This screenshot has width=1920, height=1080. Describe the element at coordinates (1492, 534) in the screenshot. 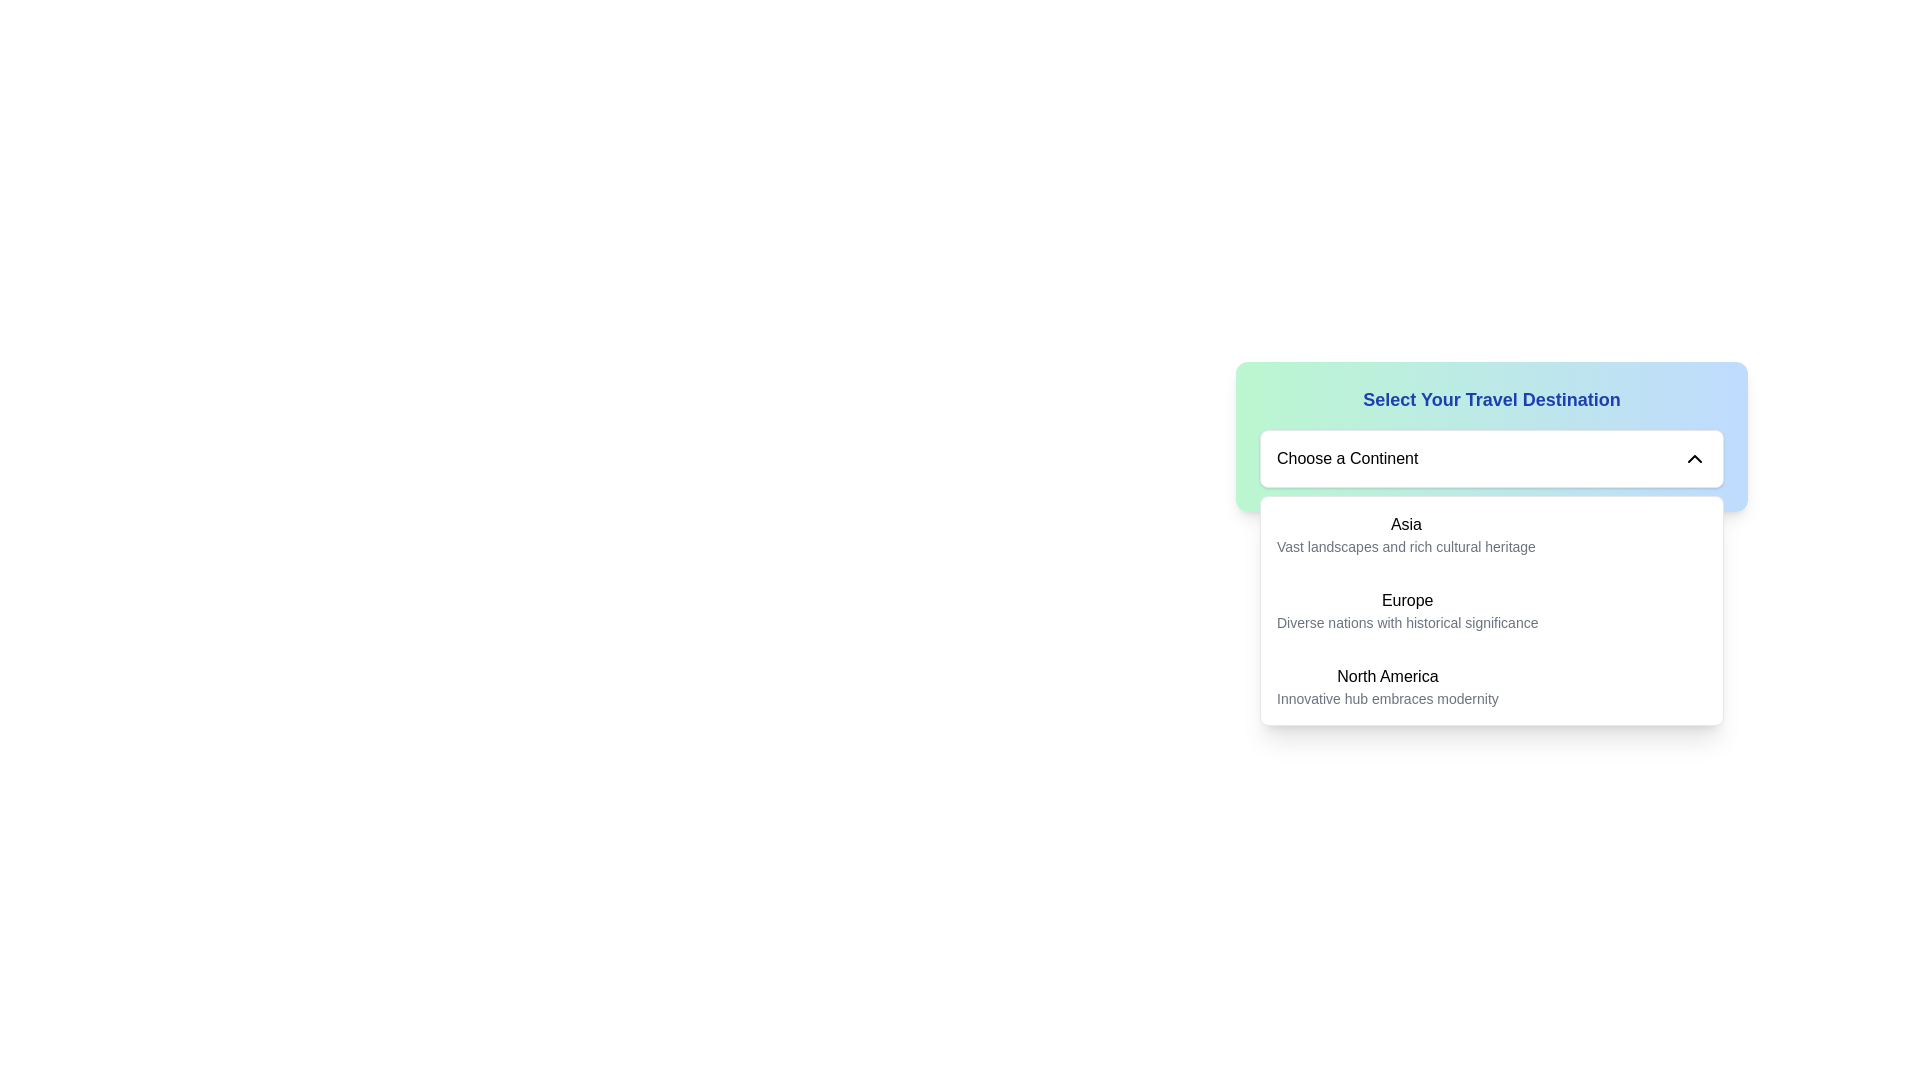

I see `the 'Asia' option in the dropdown menu` at that location.